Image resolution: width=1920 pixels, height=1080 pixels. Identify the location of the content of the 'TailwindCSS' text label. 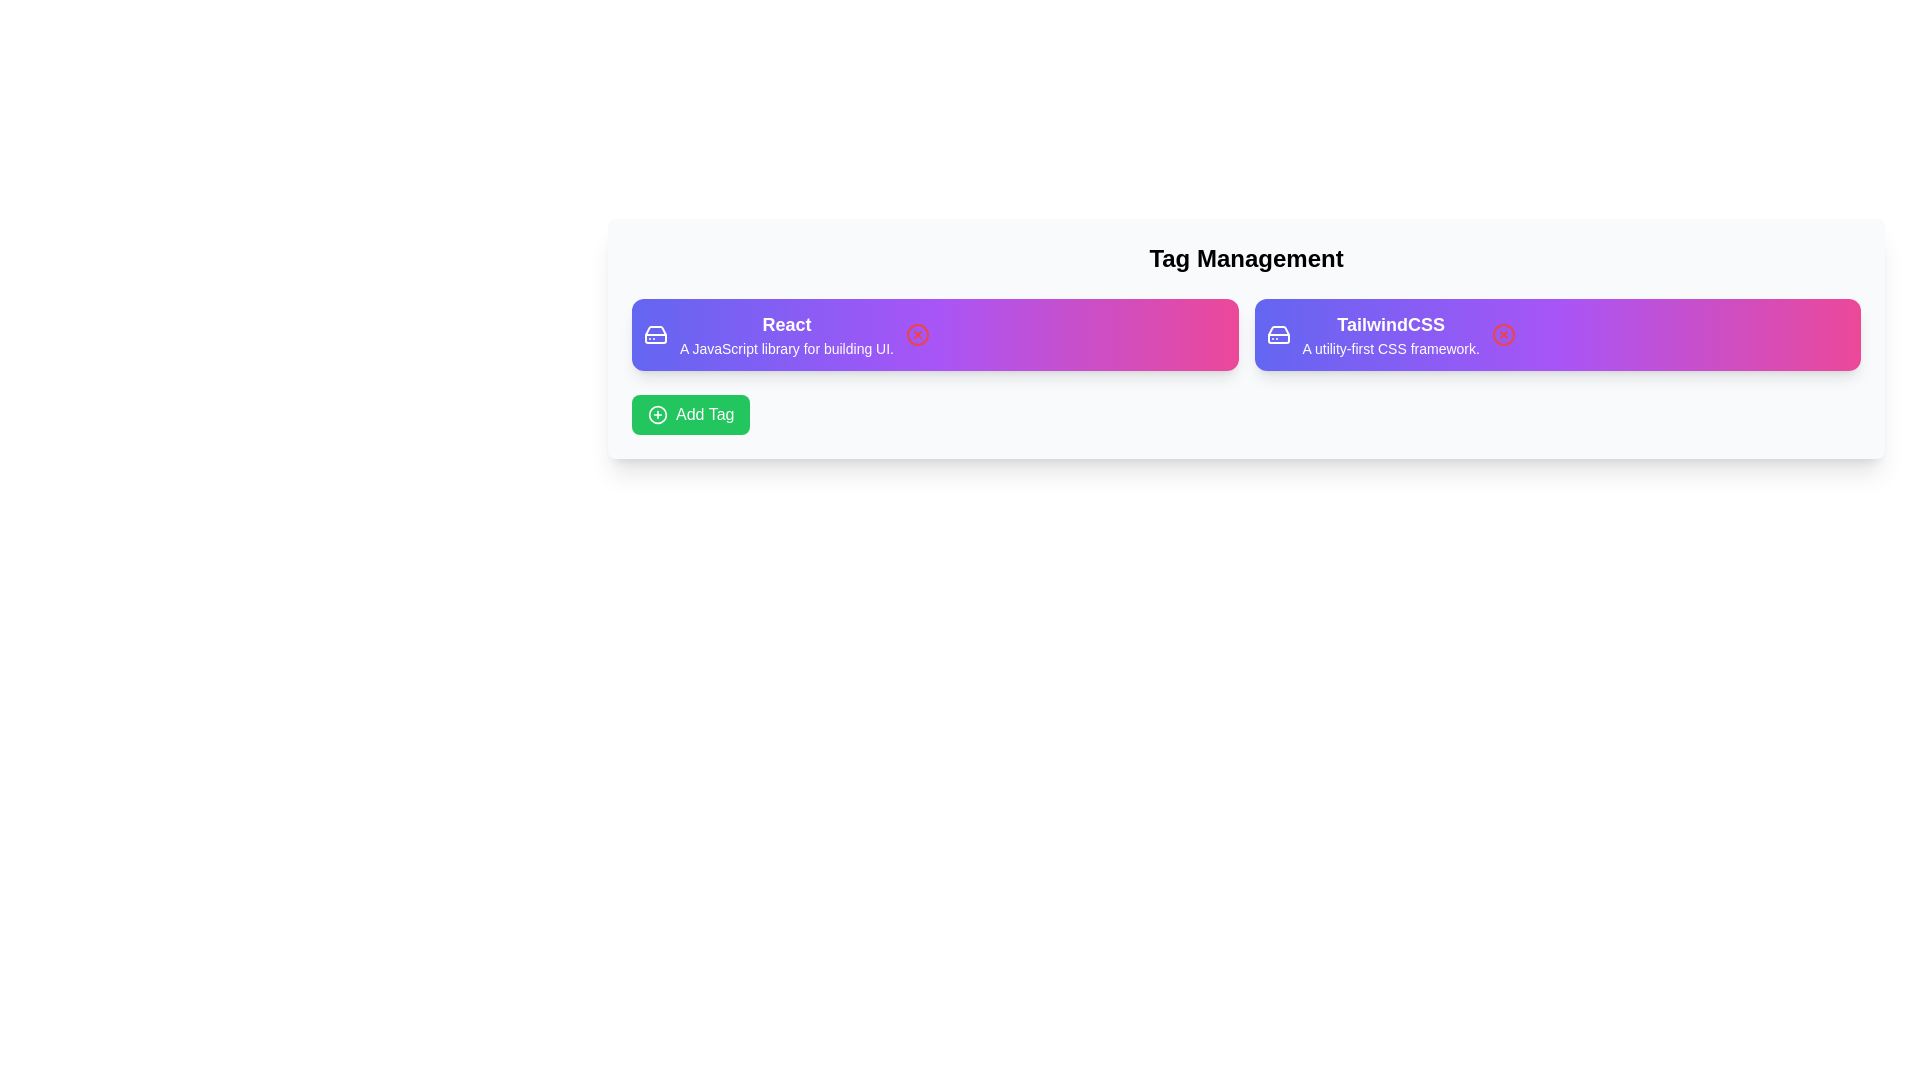
(1390, 334).